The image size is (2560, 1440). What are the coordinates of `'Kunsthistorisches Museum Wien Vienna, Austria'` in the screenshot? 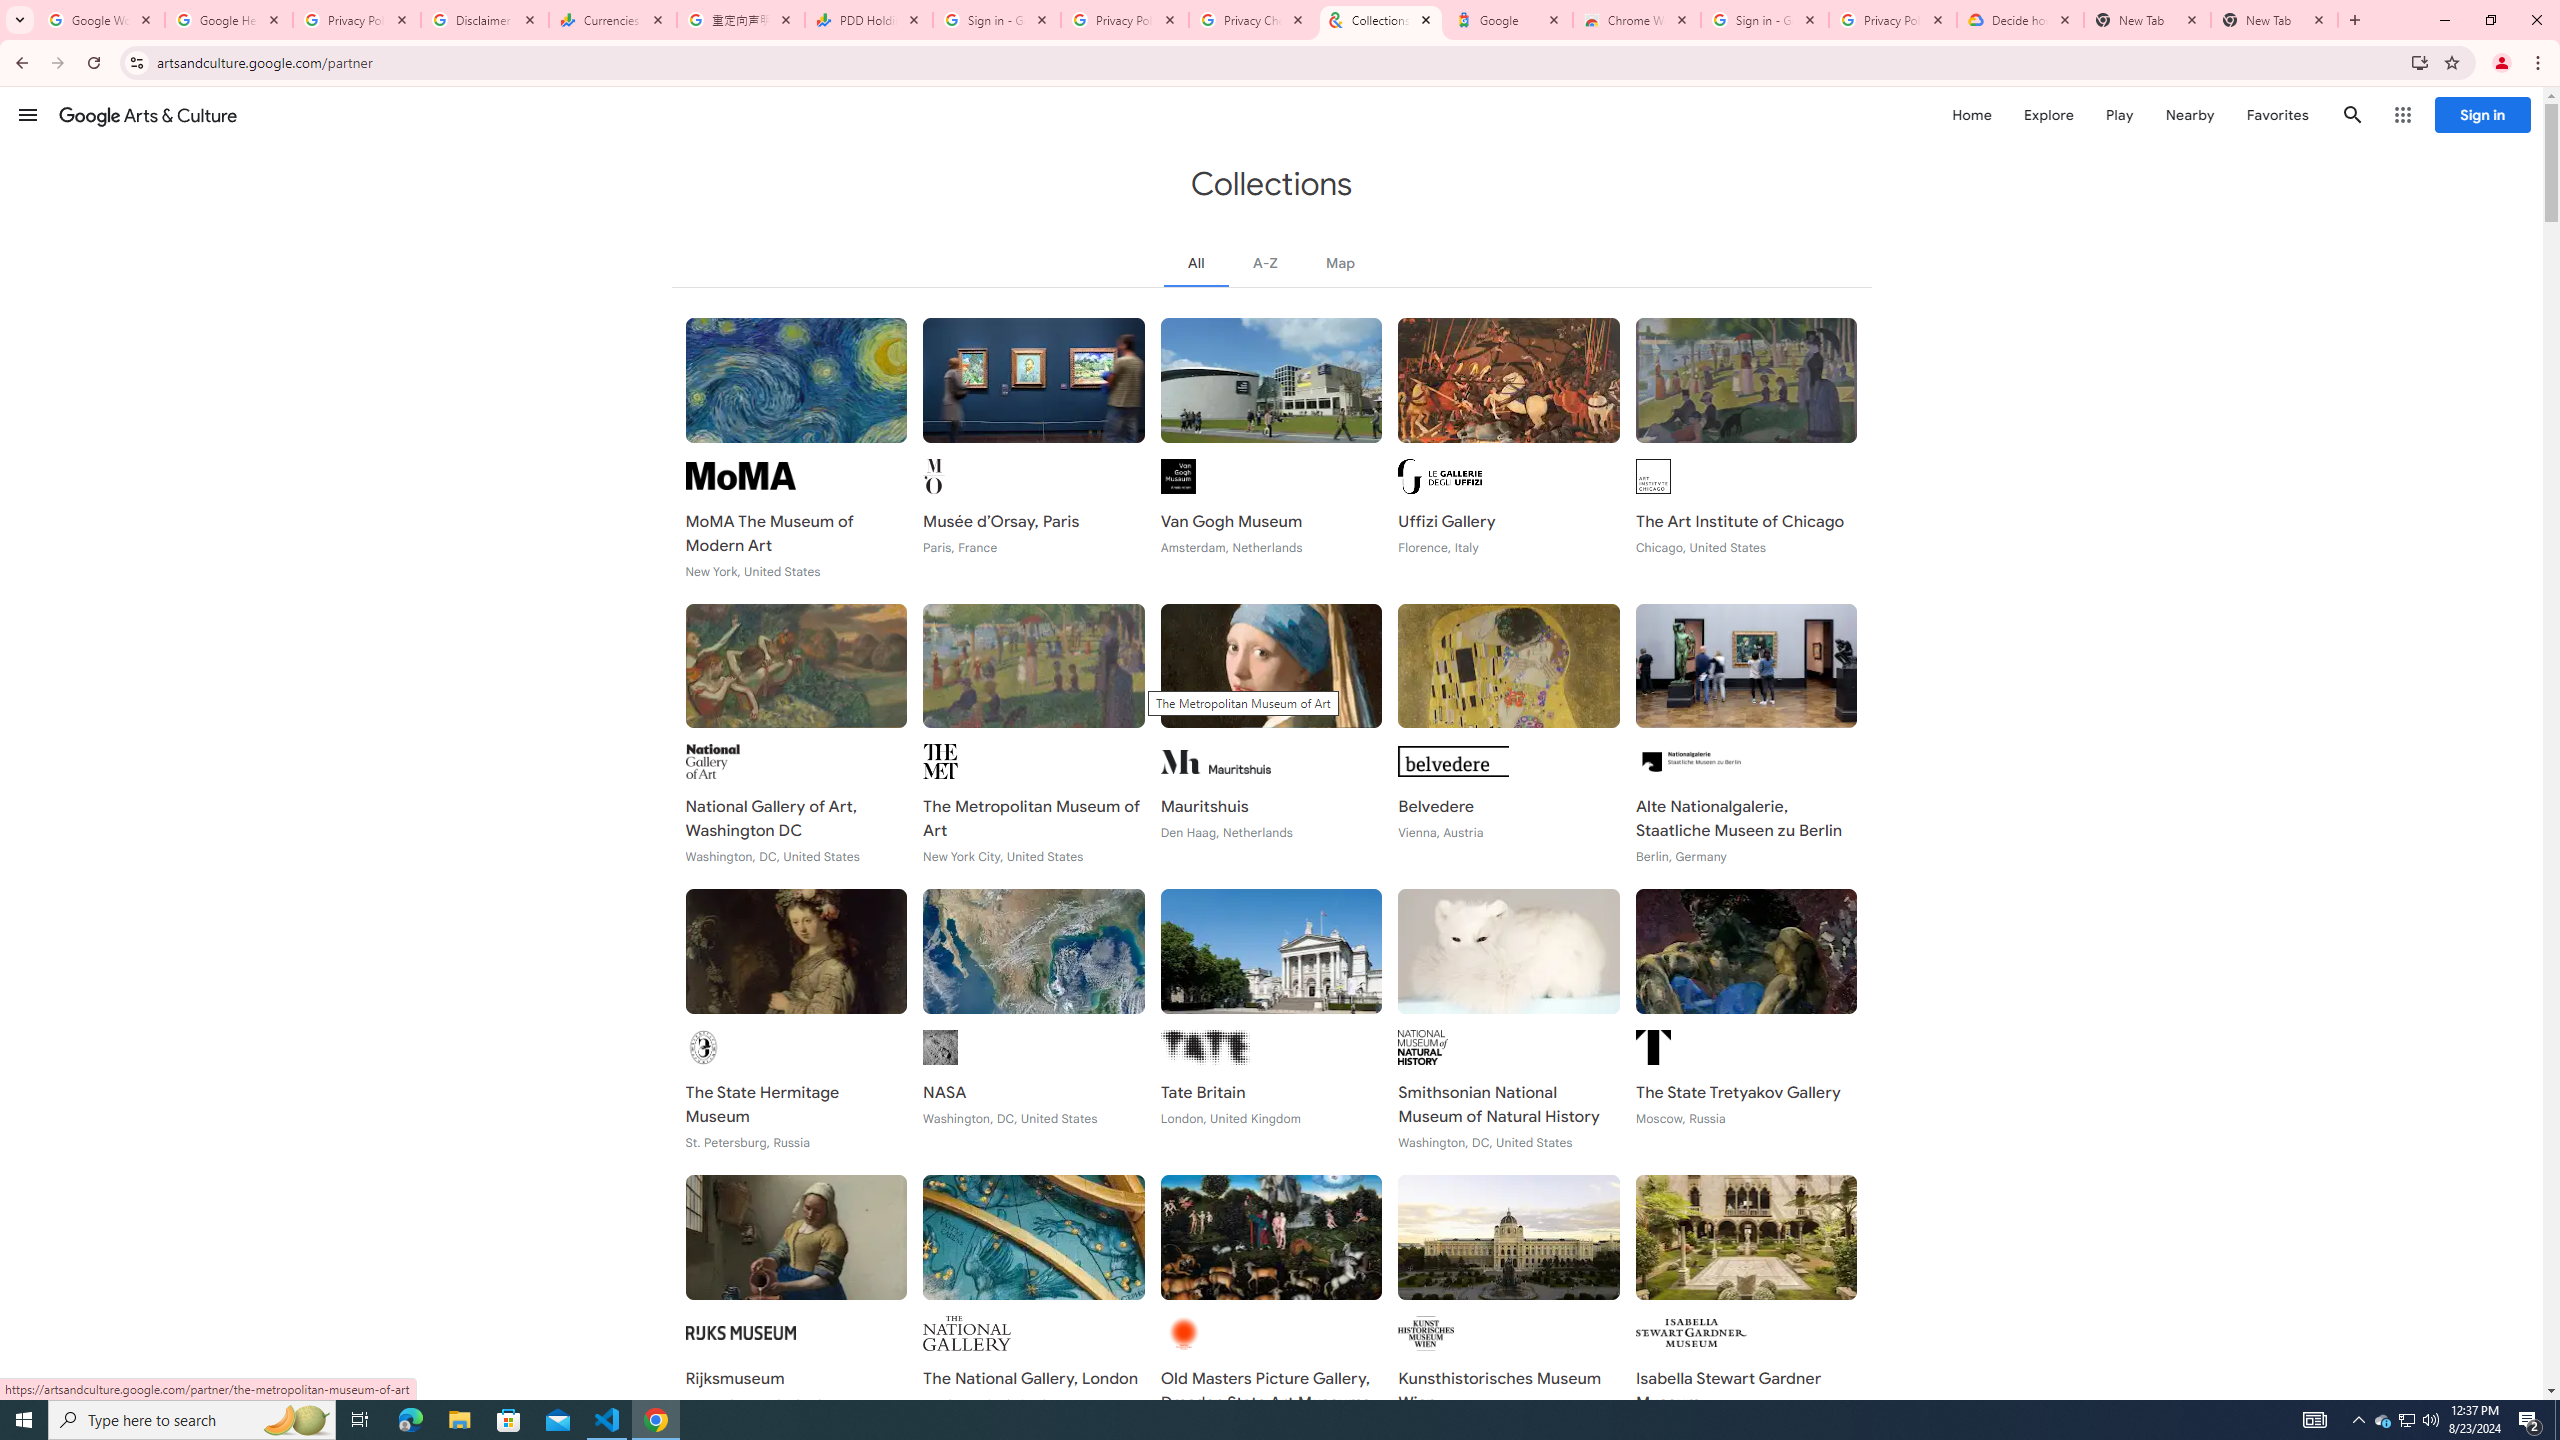 It's located at (1508, 1305).